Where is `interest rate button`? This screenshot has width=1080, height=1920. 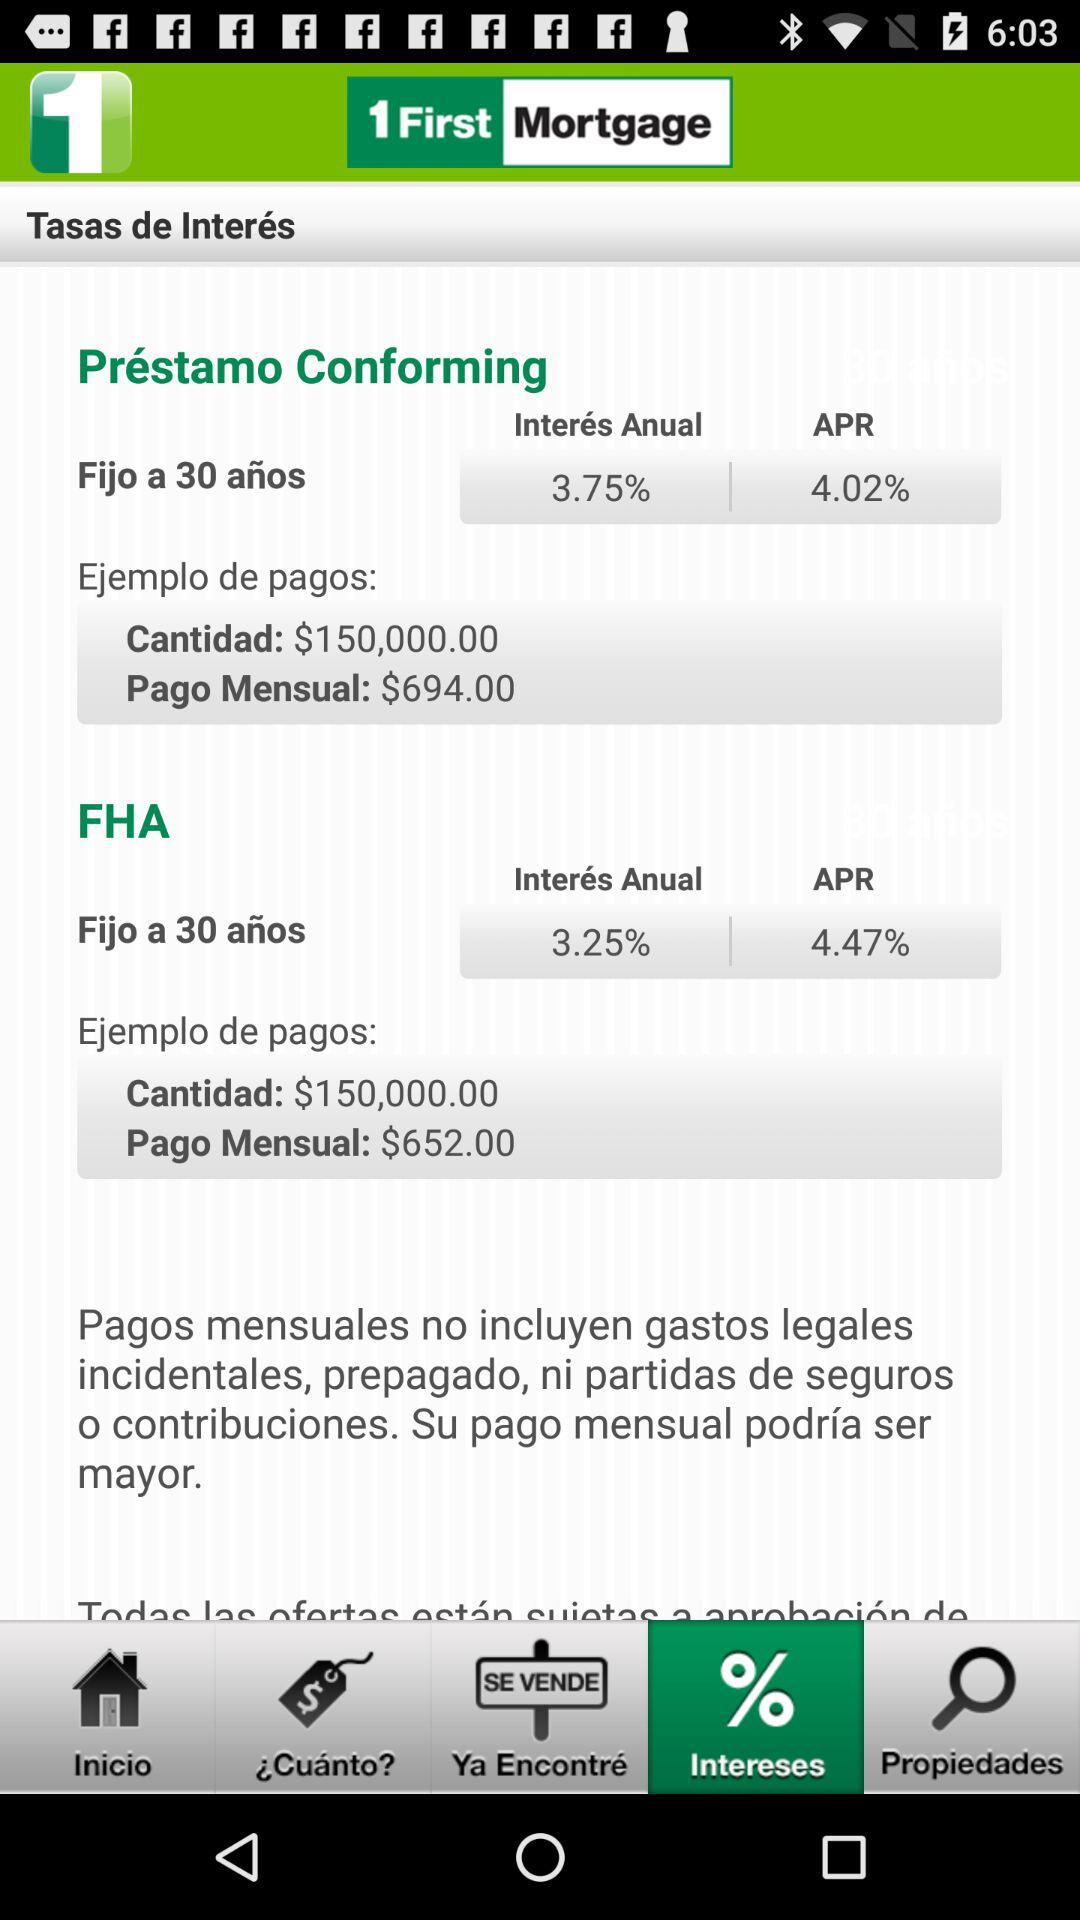 interest rate button is located at coordinates (756, 1706).